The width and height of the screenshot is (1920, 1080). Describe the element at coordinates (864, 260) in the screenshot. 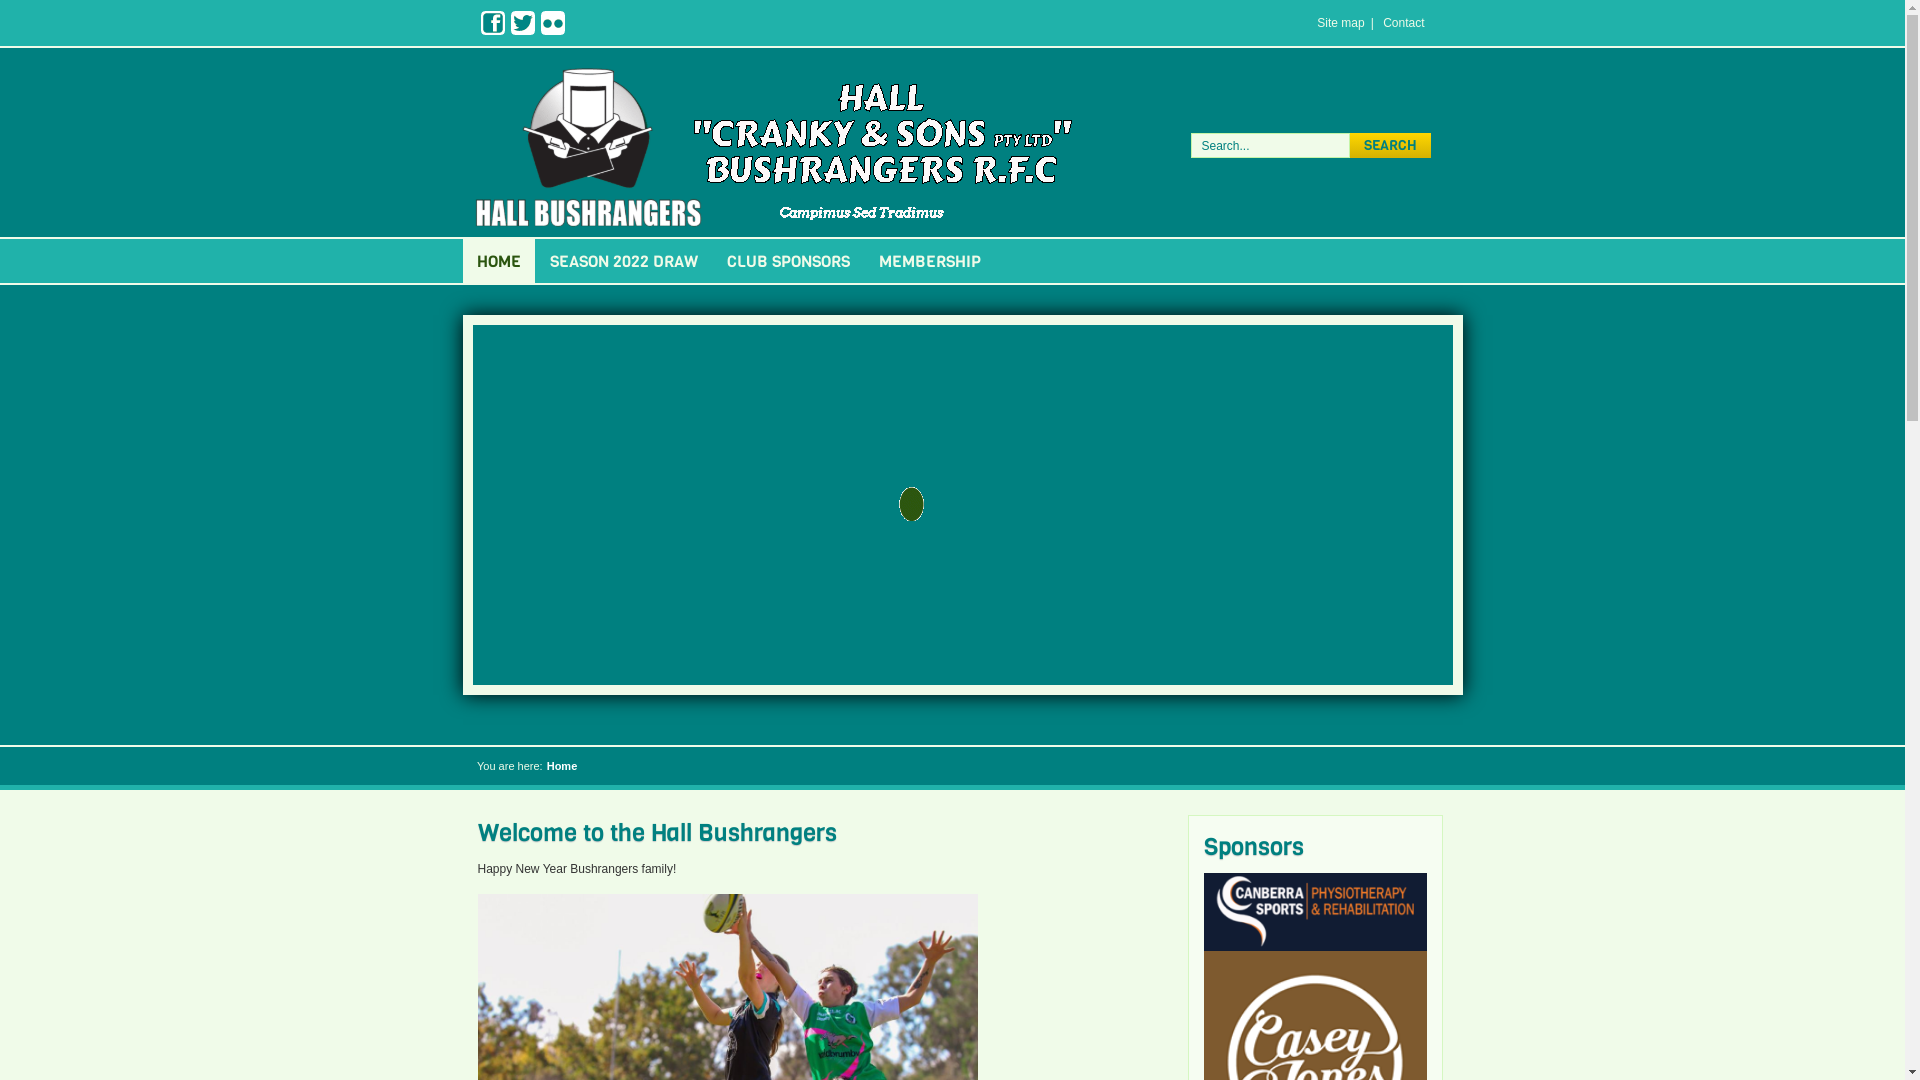

I see `'MEMBERSHIP'` at that location.